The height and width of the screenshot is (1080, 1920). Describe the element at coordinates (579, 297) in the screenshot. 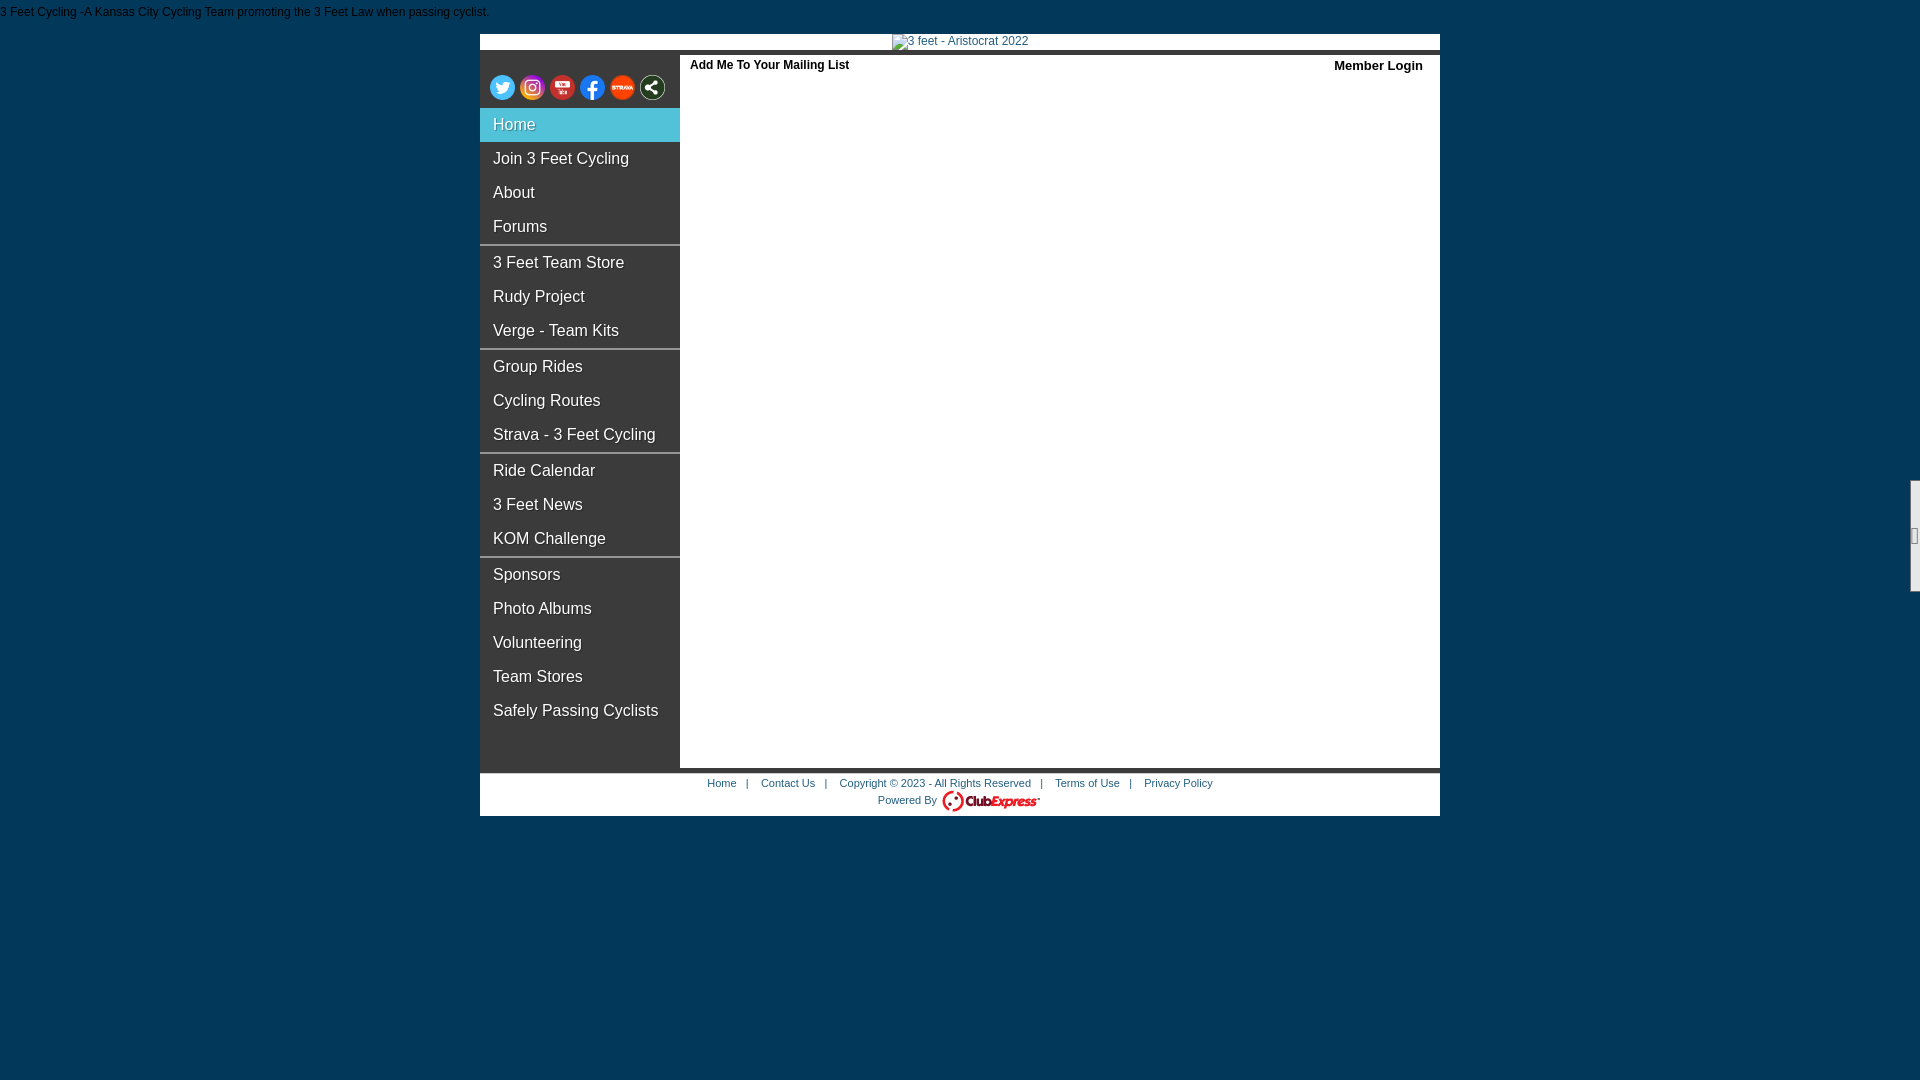

I see `'Rudy Project'` at that location.